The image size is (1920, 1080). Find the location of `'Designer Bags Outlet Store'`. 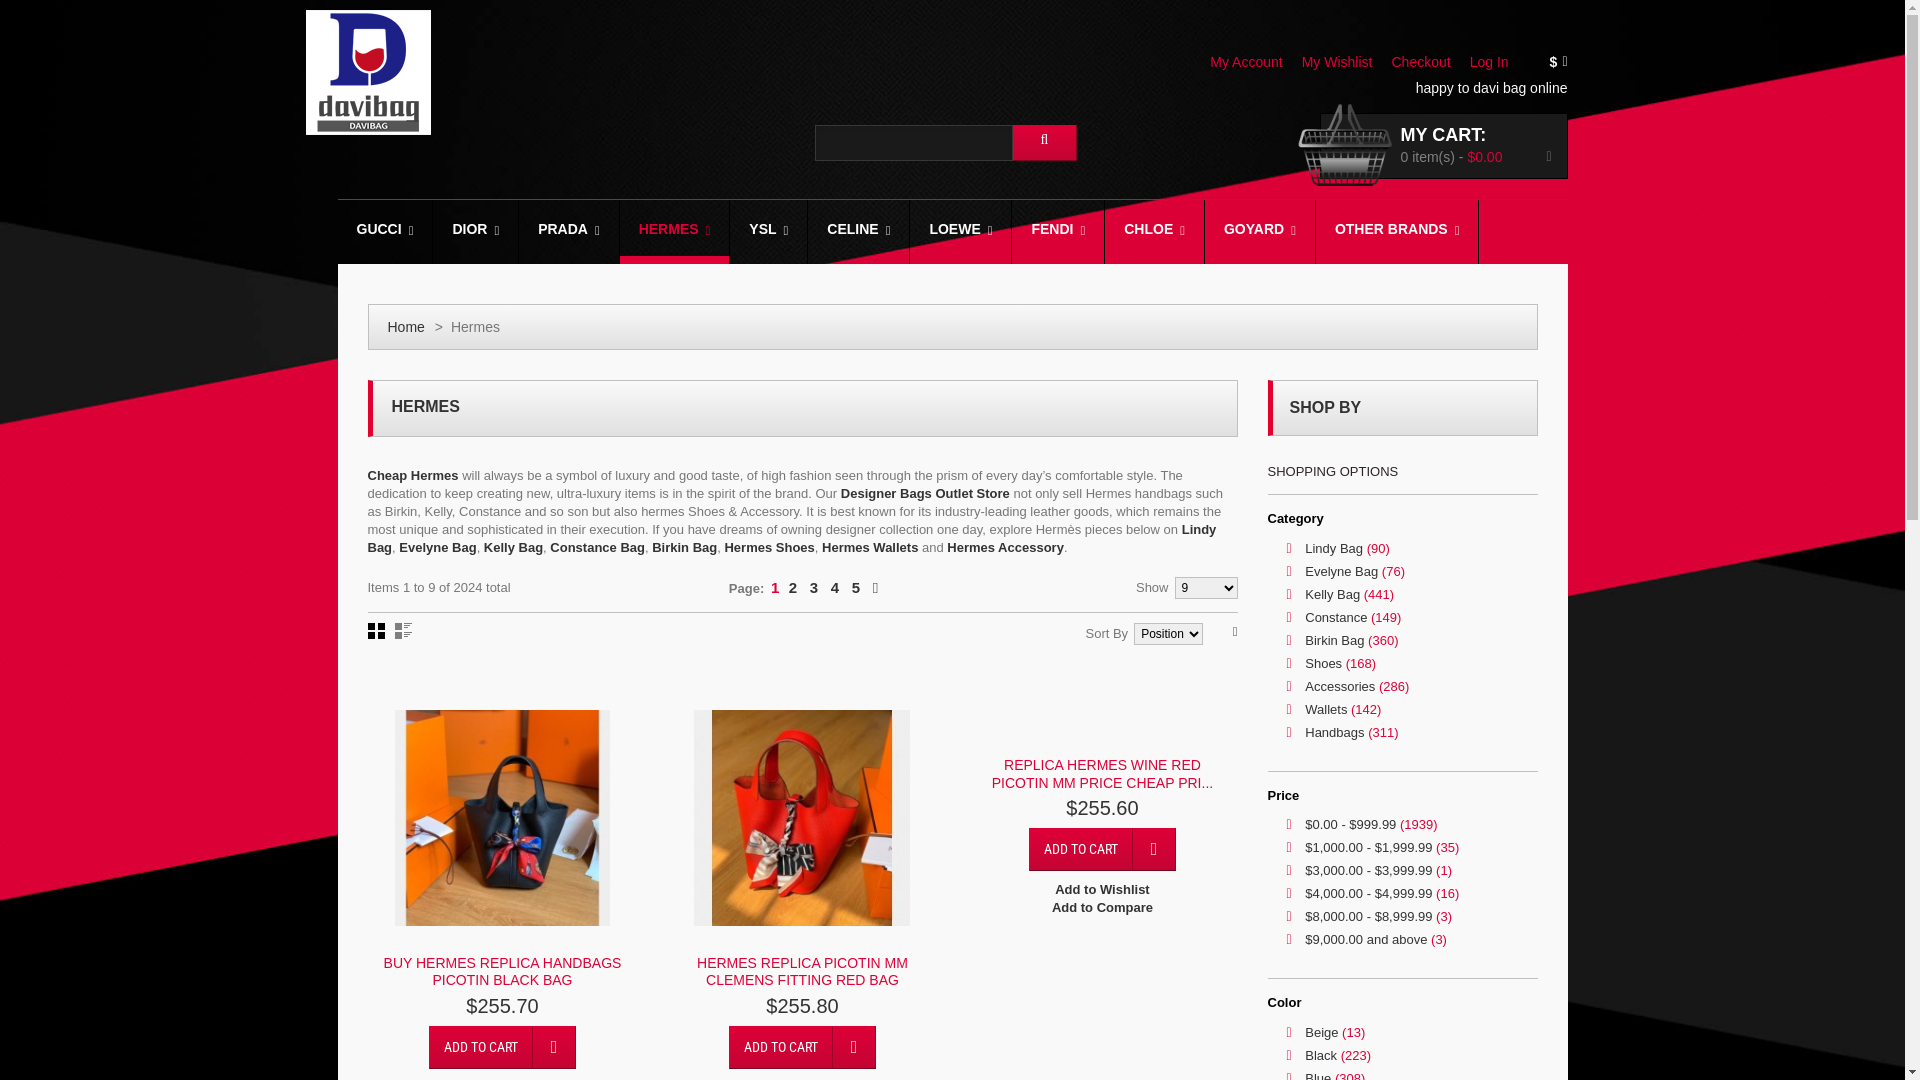

'Designer Bags Outlet Store' is located at coordinates (840, 493).